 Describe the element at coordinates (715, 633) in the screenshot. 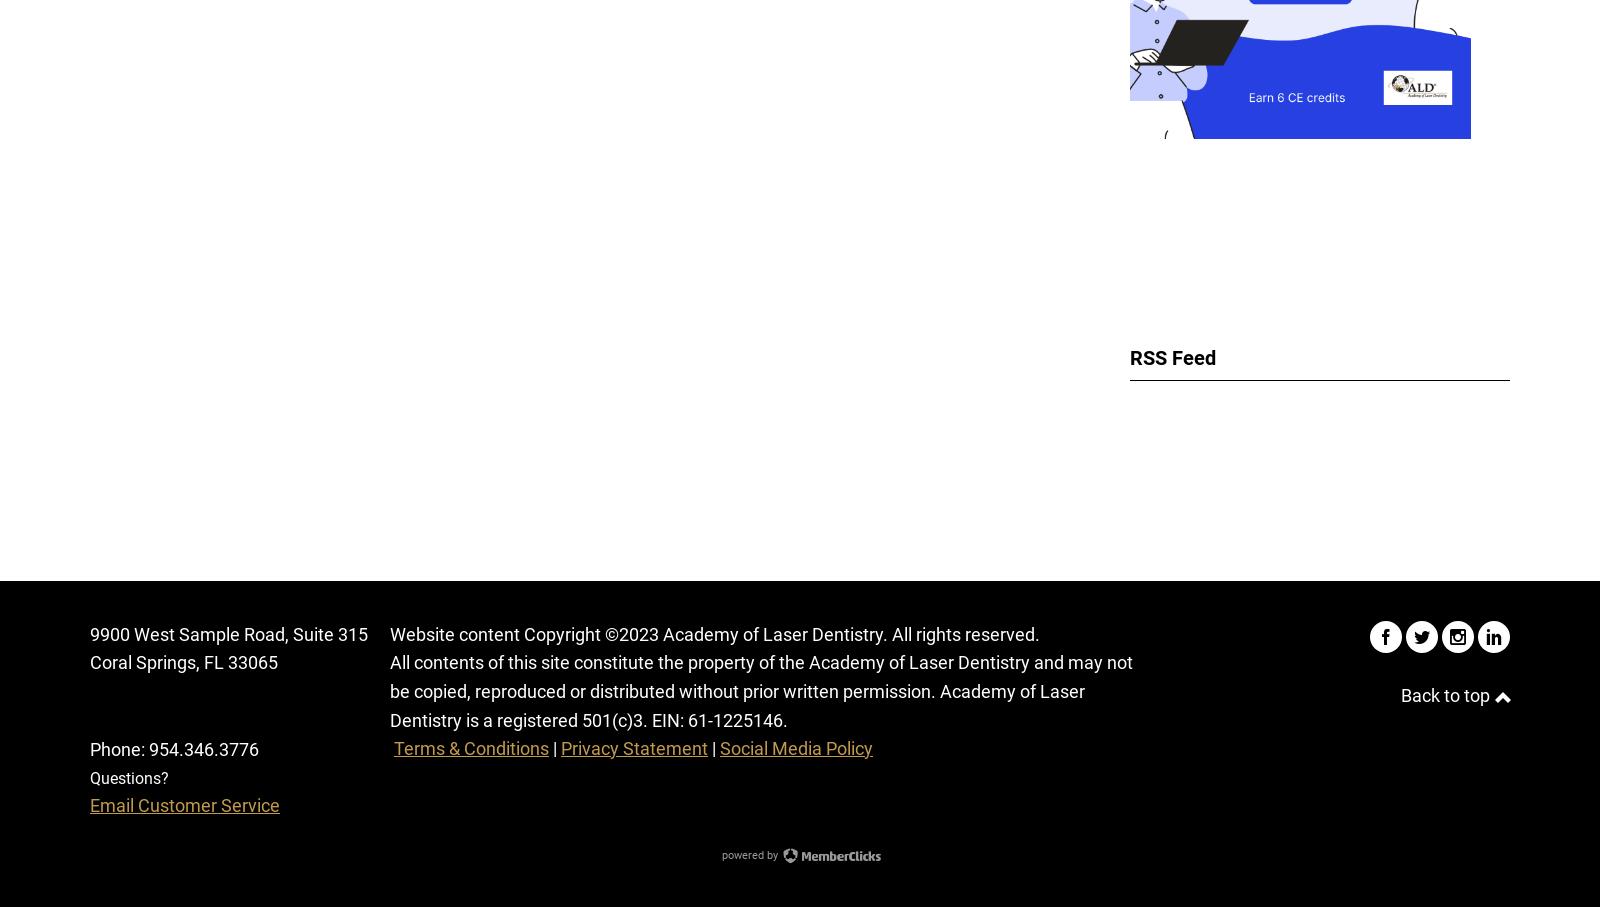

I see `'Website content Copyright ©2023 Academy of Laser Dentistry. All rights reserved.'` at that location.